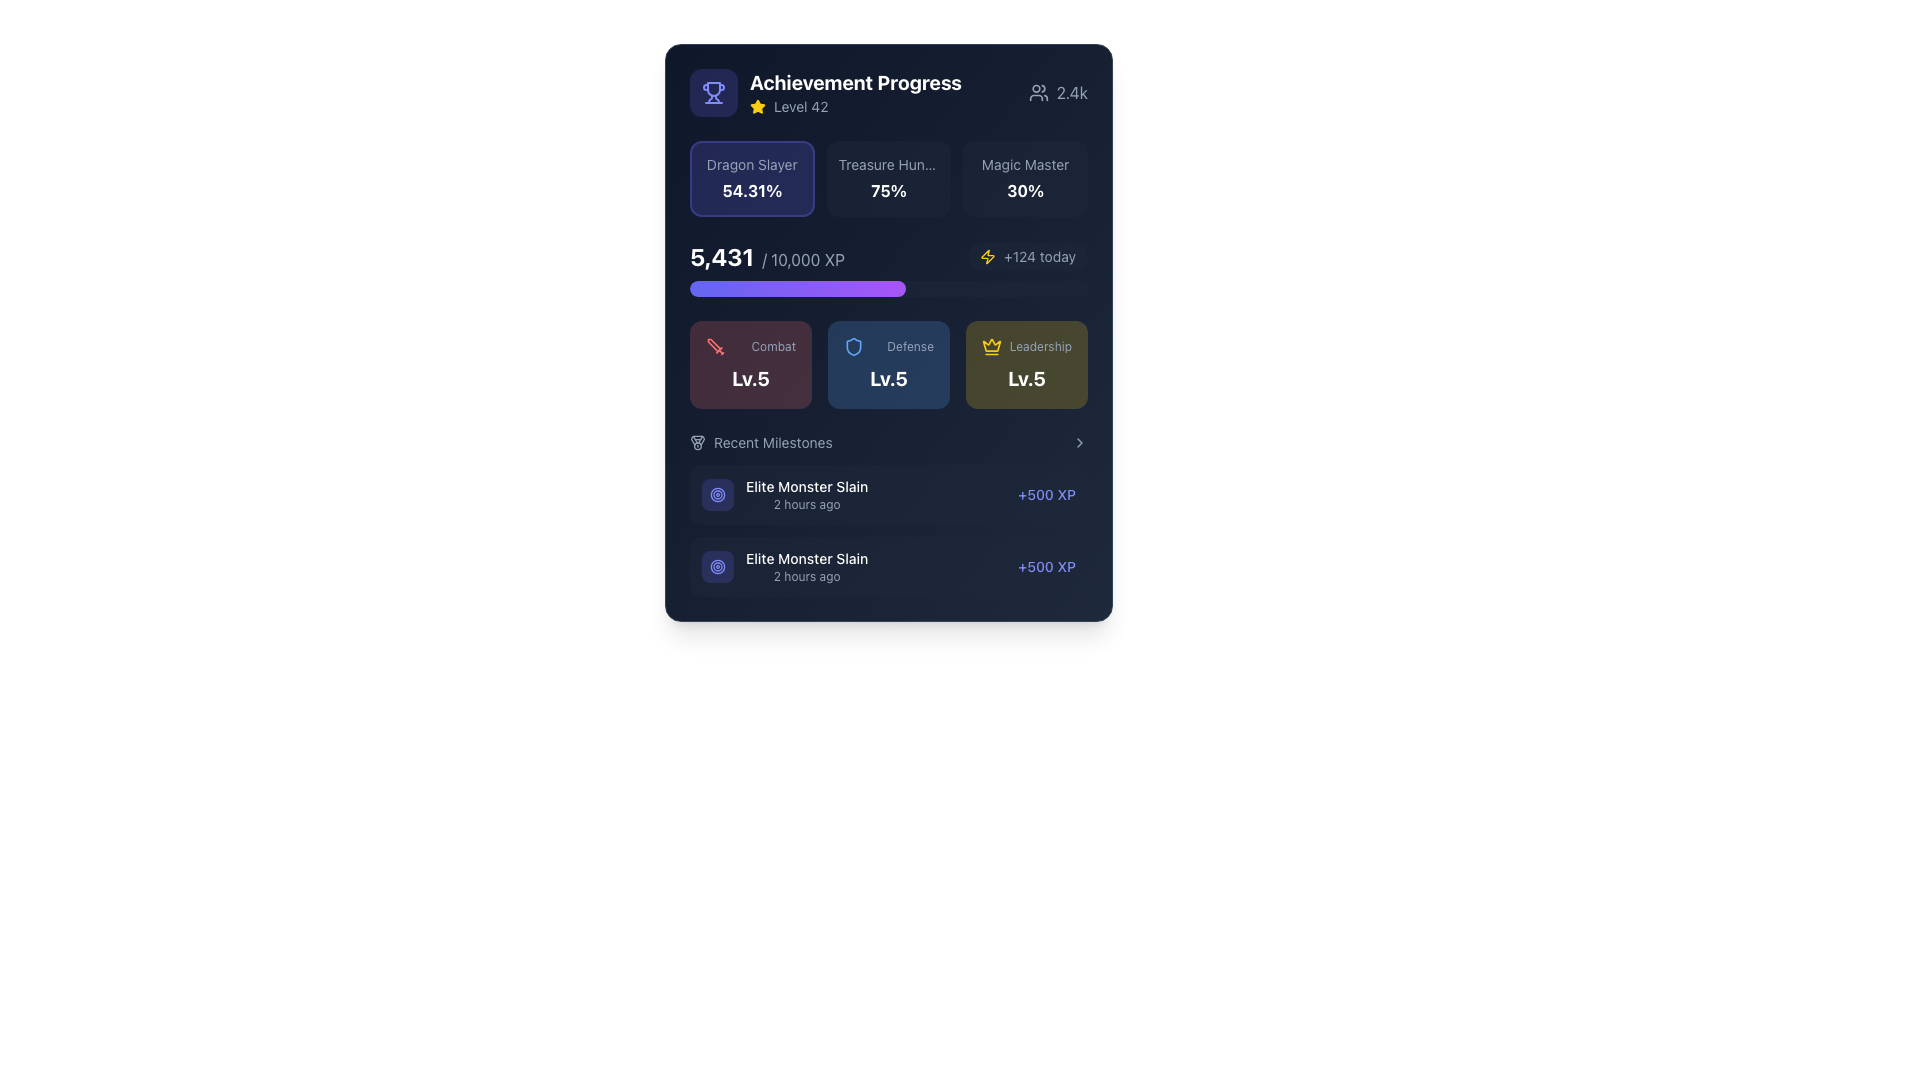  I want to click on the progress bar located directly below the text '5,431 / 10,000 XP +124 today', which is the only progress bar in this section of the interface, so click(887, 289).